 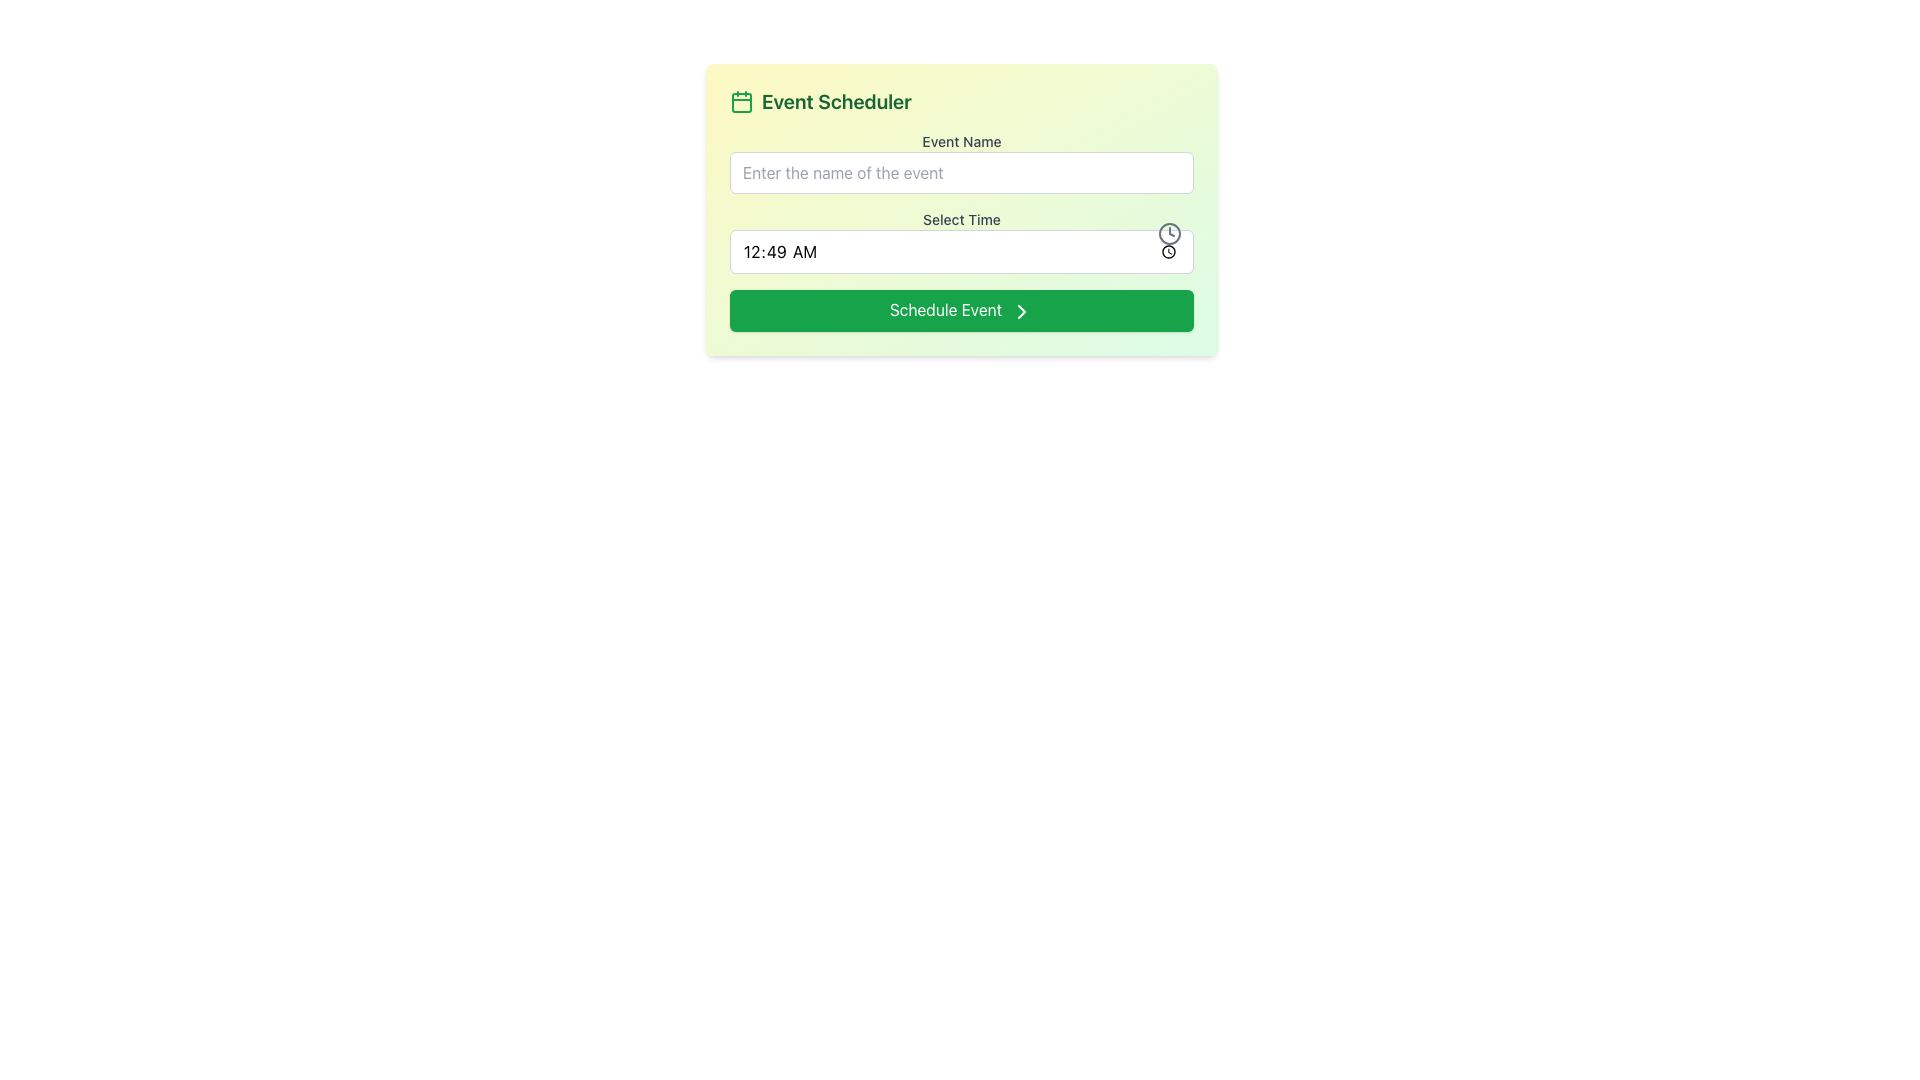 What do you see at coordinates (836, 101) in the screenshot?
I see `the static text label that serves as a title or header for the scheduling events section, positioned centrally in a horizontal layout with a light greenish-yellow background` at bounding box center [836, 101].